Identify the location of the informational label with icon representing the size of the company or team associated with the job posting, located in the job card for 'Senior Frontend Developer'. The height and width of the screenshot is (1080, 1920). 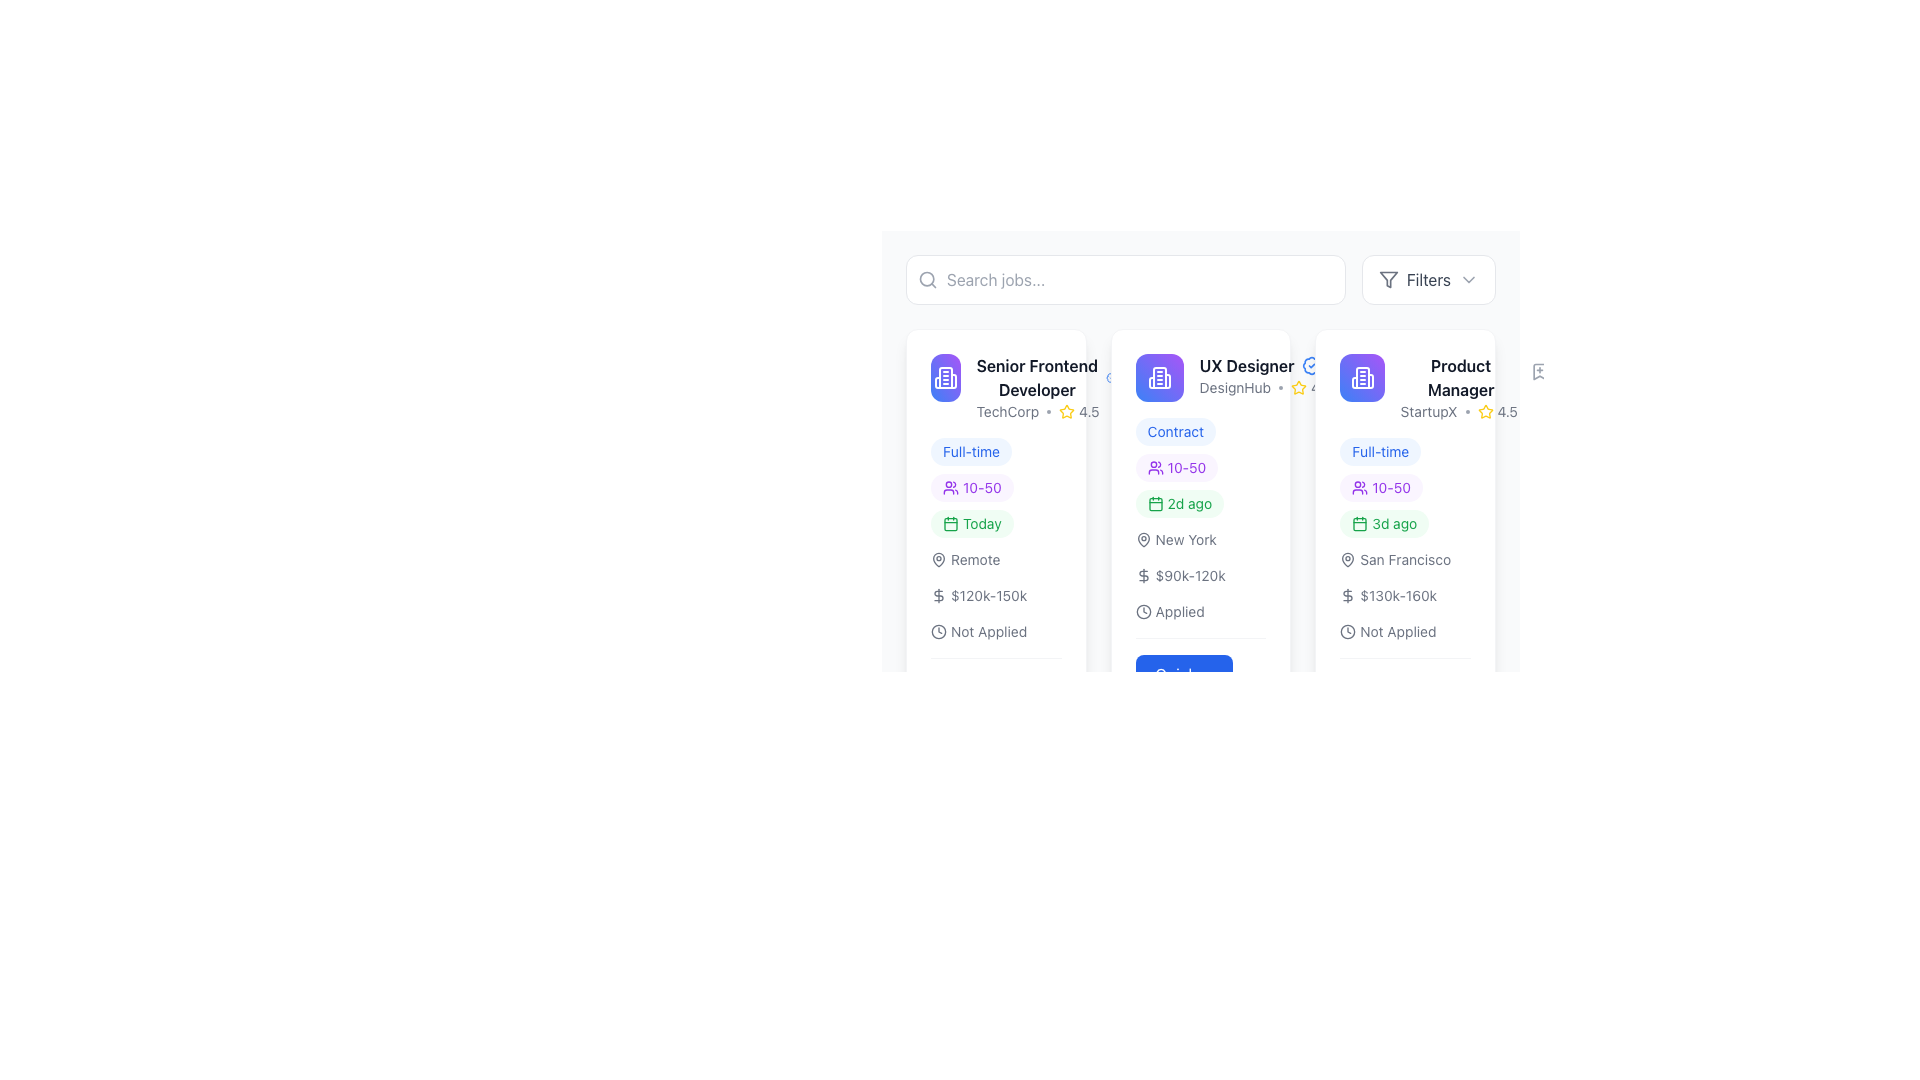
(971, 488).